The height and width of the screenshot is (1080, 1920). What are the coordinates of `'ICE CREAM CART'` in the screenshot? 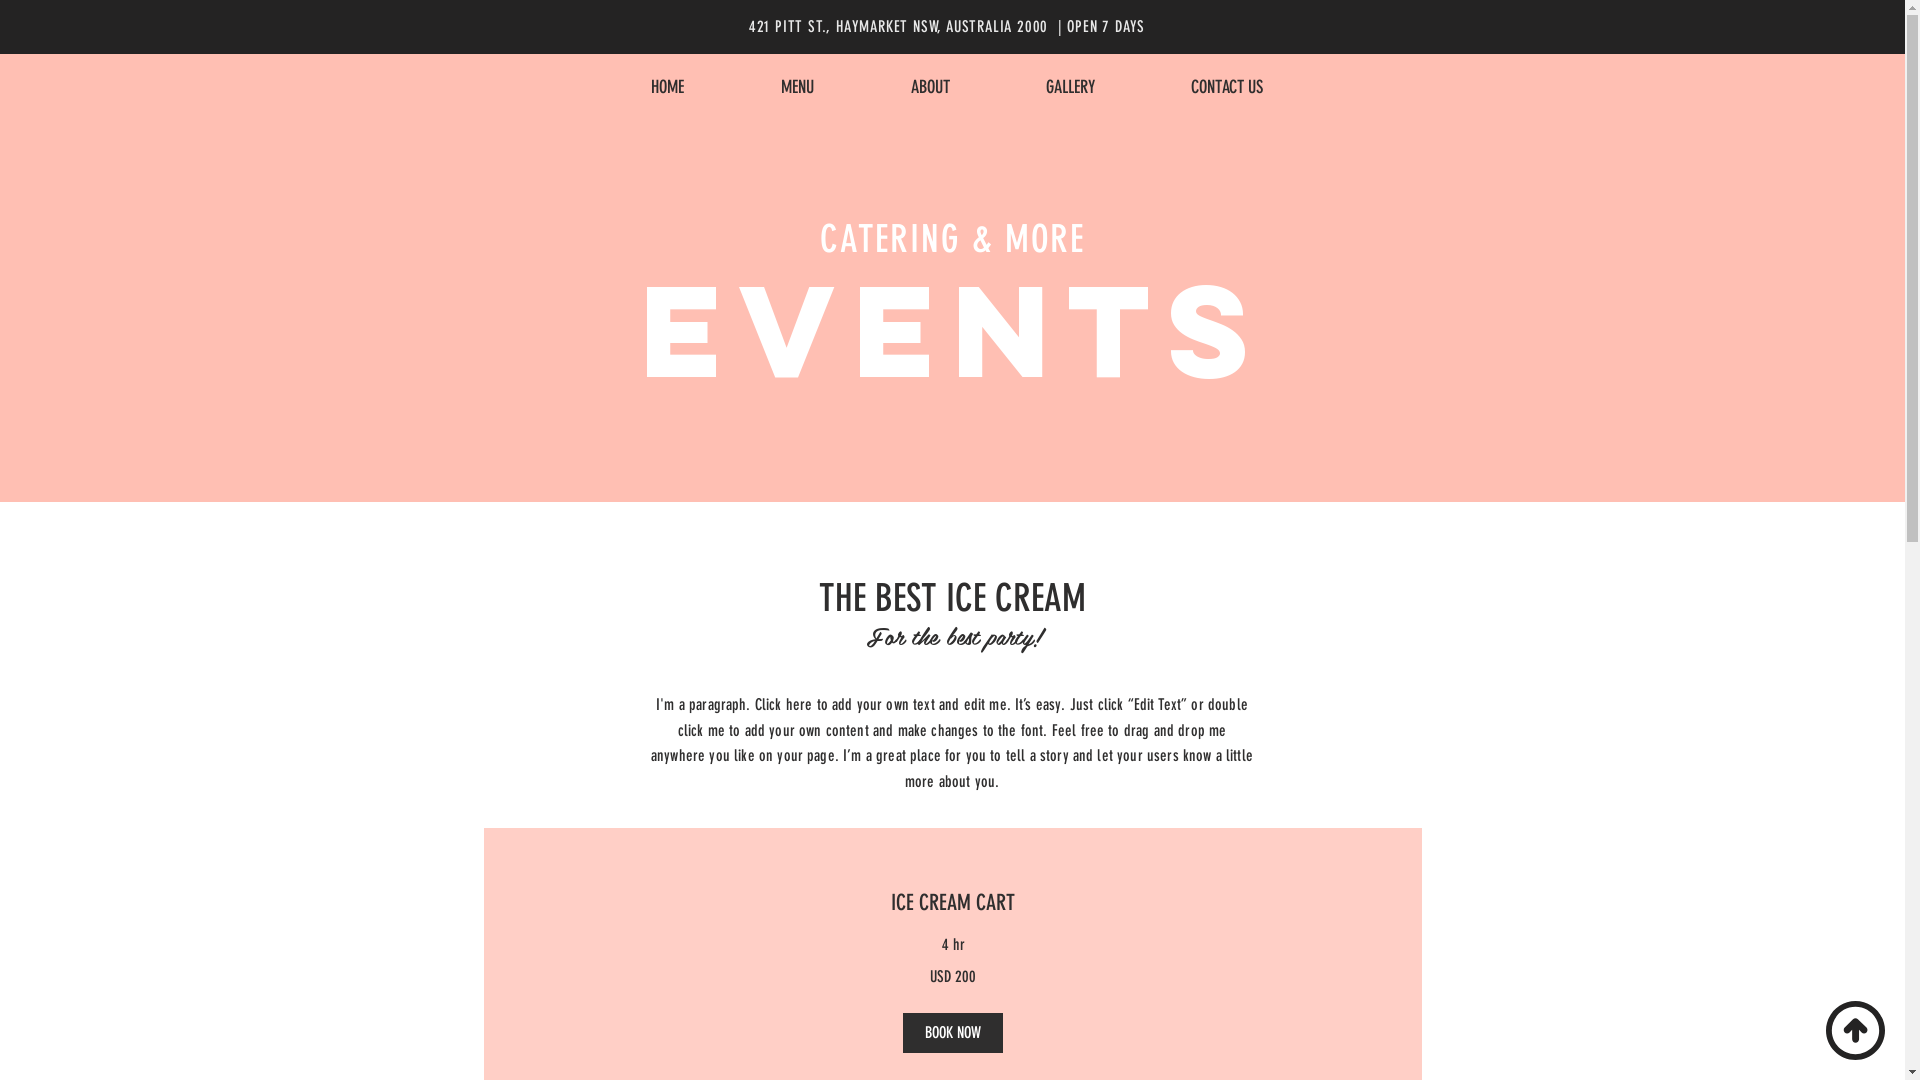 It's located at (952, 902).